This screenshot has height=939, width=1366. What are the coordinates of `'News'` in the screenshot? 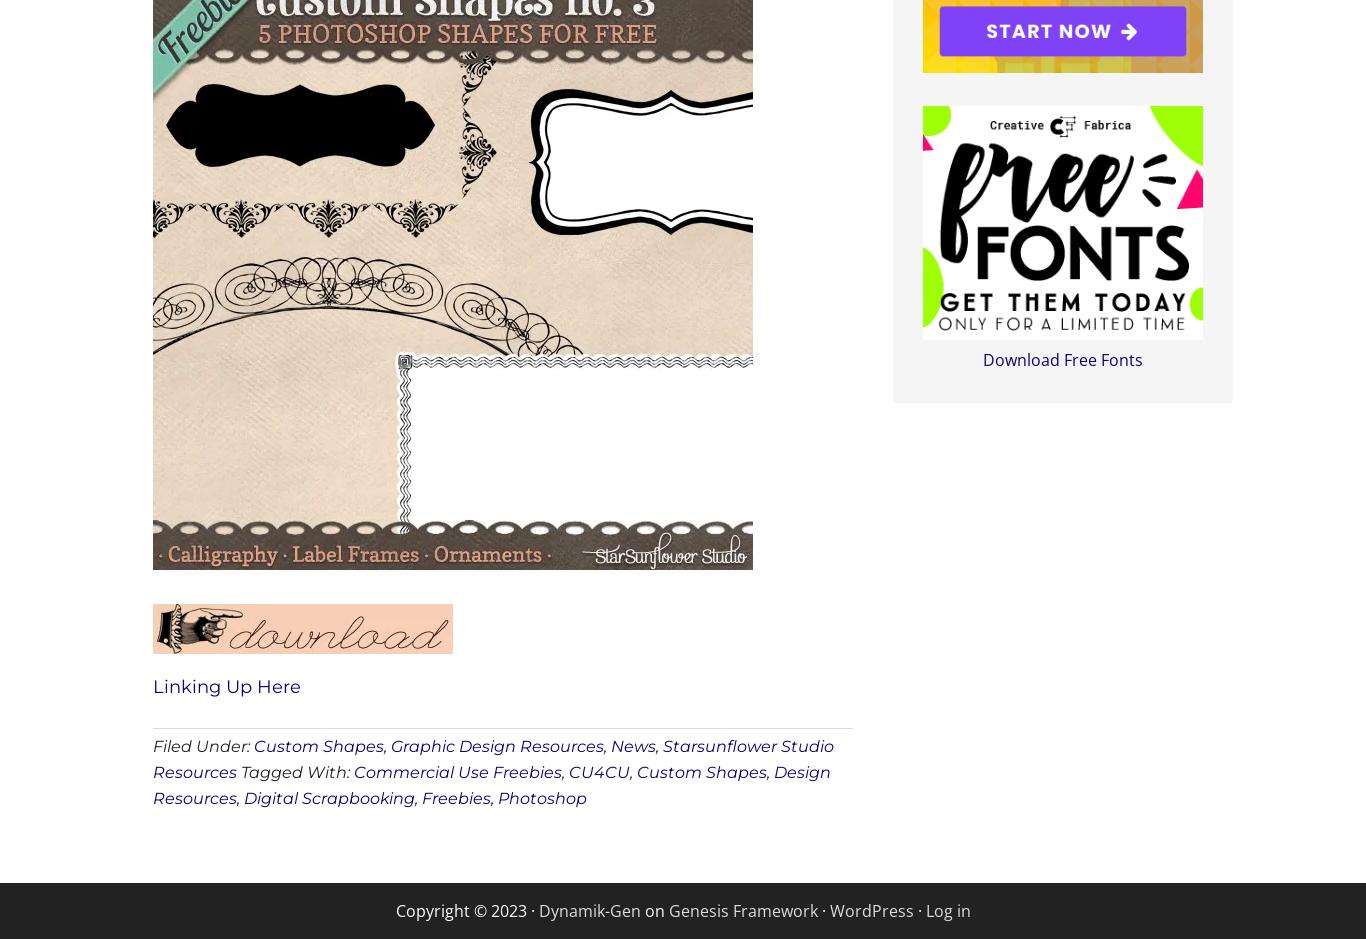 It's located at (610, 745).